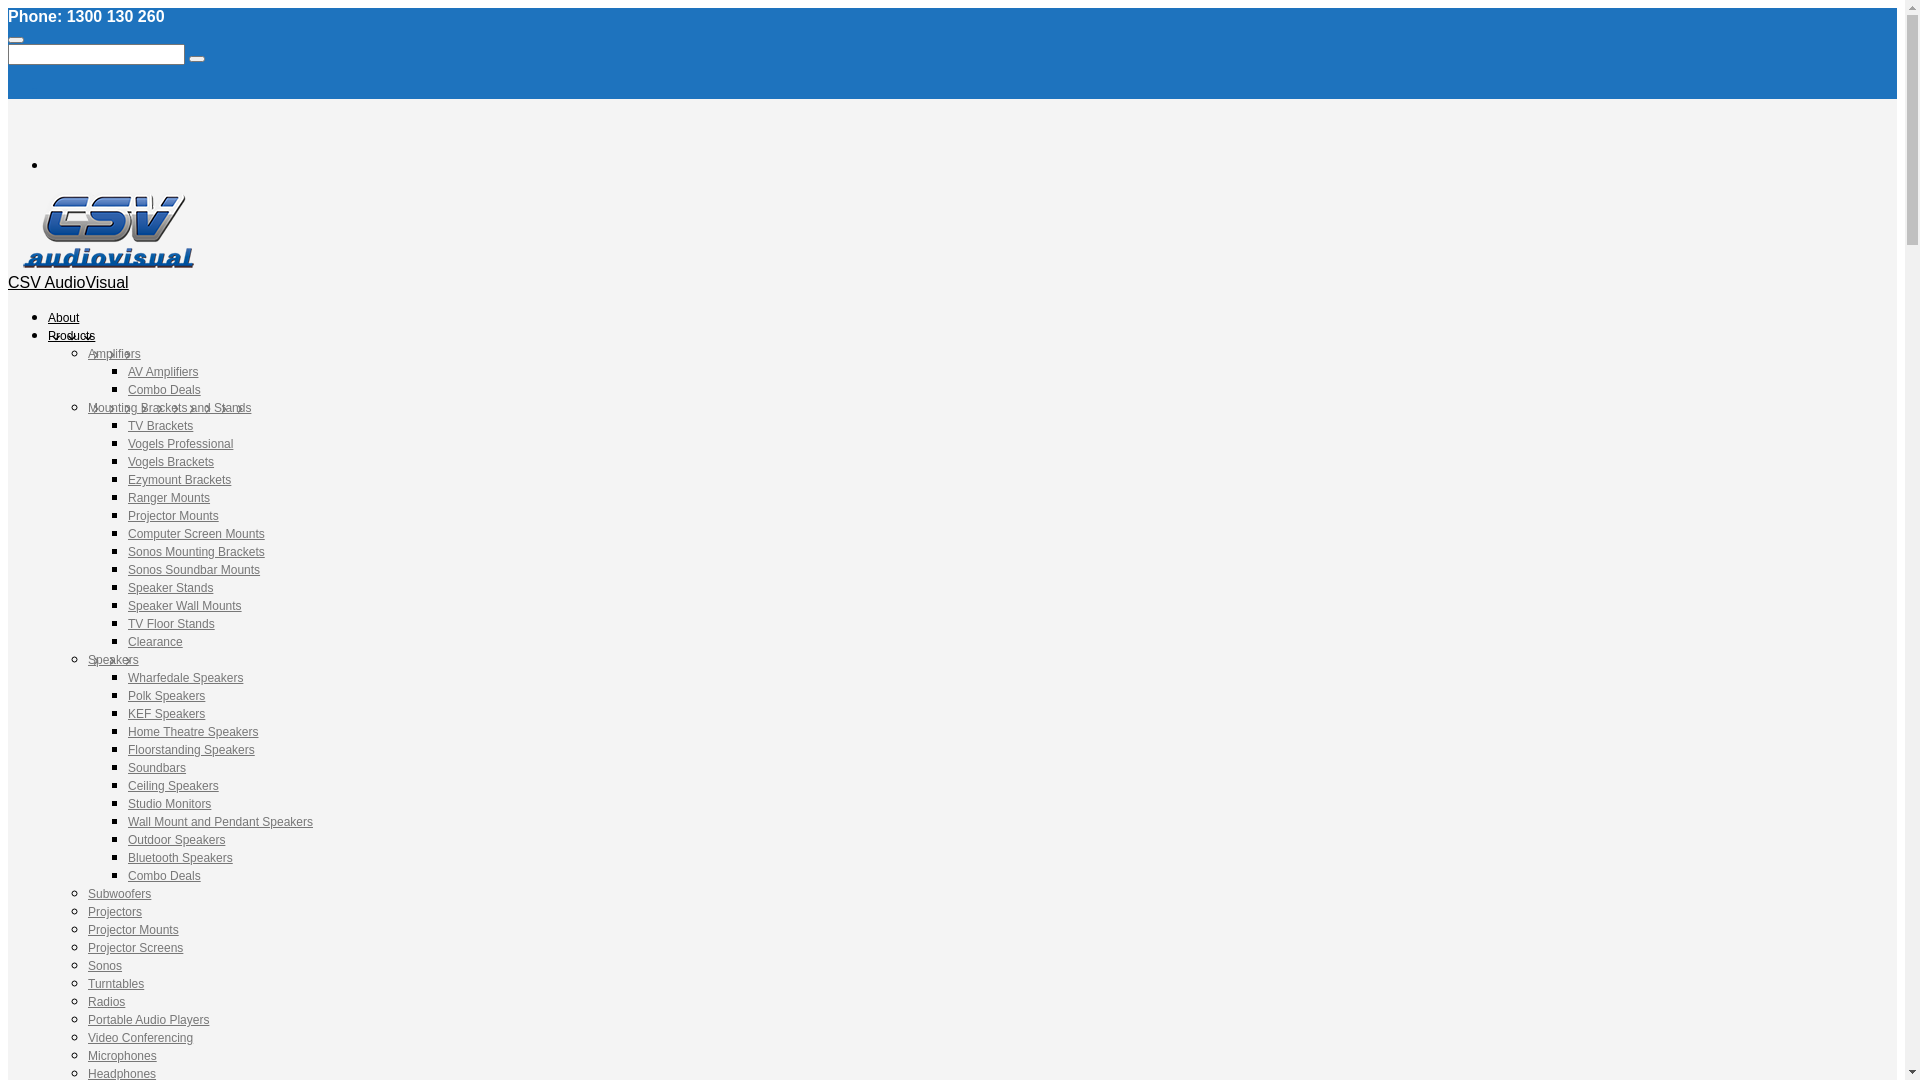 The height and width of the screenshot is (1080, 1920). Describe the element at coordinates (196, 532) in the screenshot. I see `'Computer Screen Mounts'` at that location.